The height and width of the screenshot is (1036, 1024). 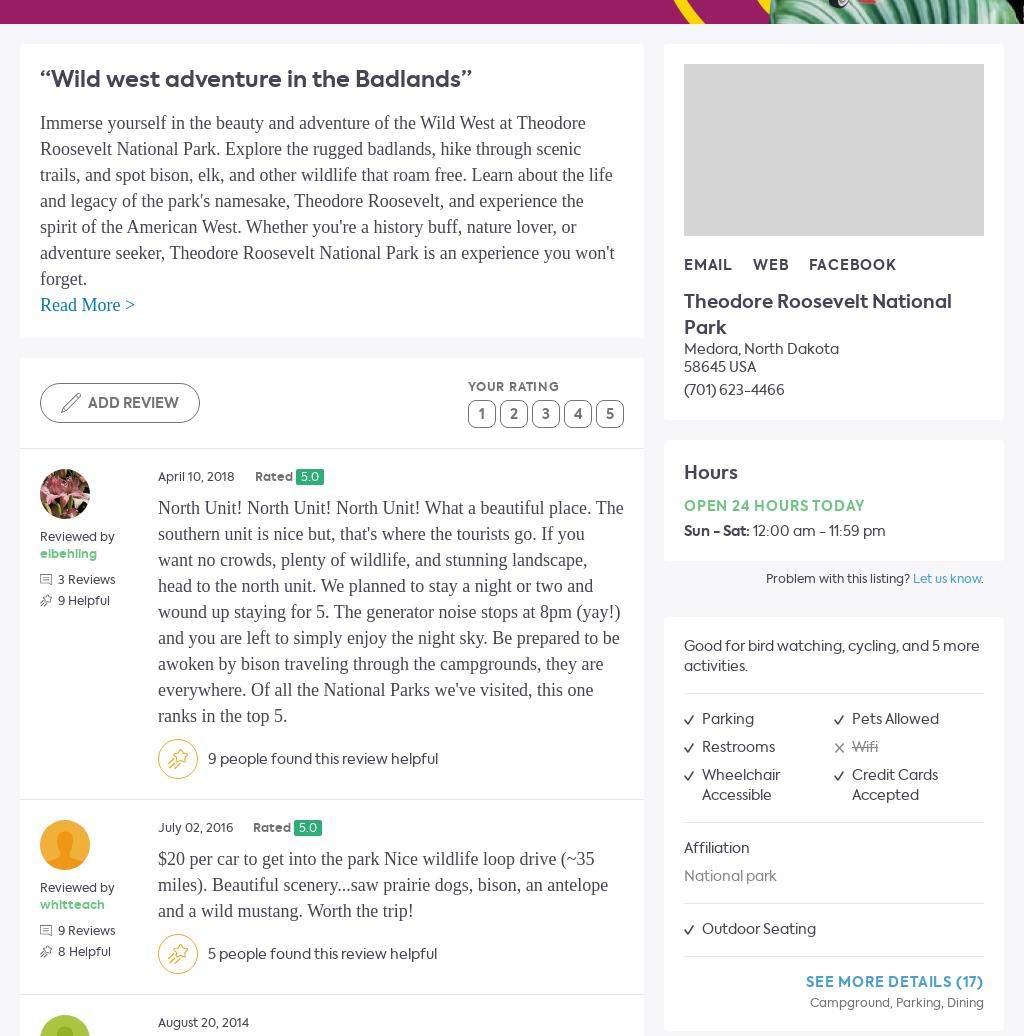 I want to click on 'North Unit! North Unit! North Unit! What a beautiful place. The southern unit is nice but, that's where the tourists go. If you want no crowds, plenty of wildlife, and stunning landscape, head to the north unit. We planned to stay a night or two and wound up staying for 5. The generator noise stops at 8pm (yay!) and you are left to simply enjoy the night sky. Be prepared to be awoken by bison traveling through the campgrounds, they are everywhere. Of all the National Parks we've visited, this one ranks in the top 5.', so click(x=389, y=611).